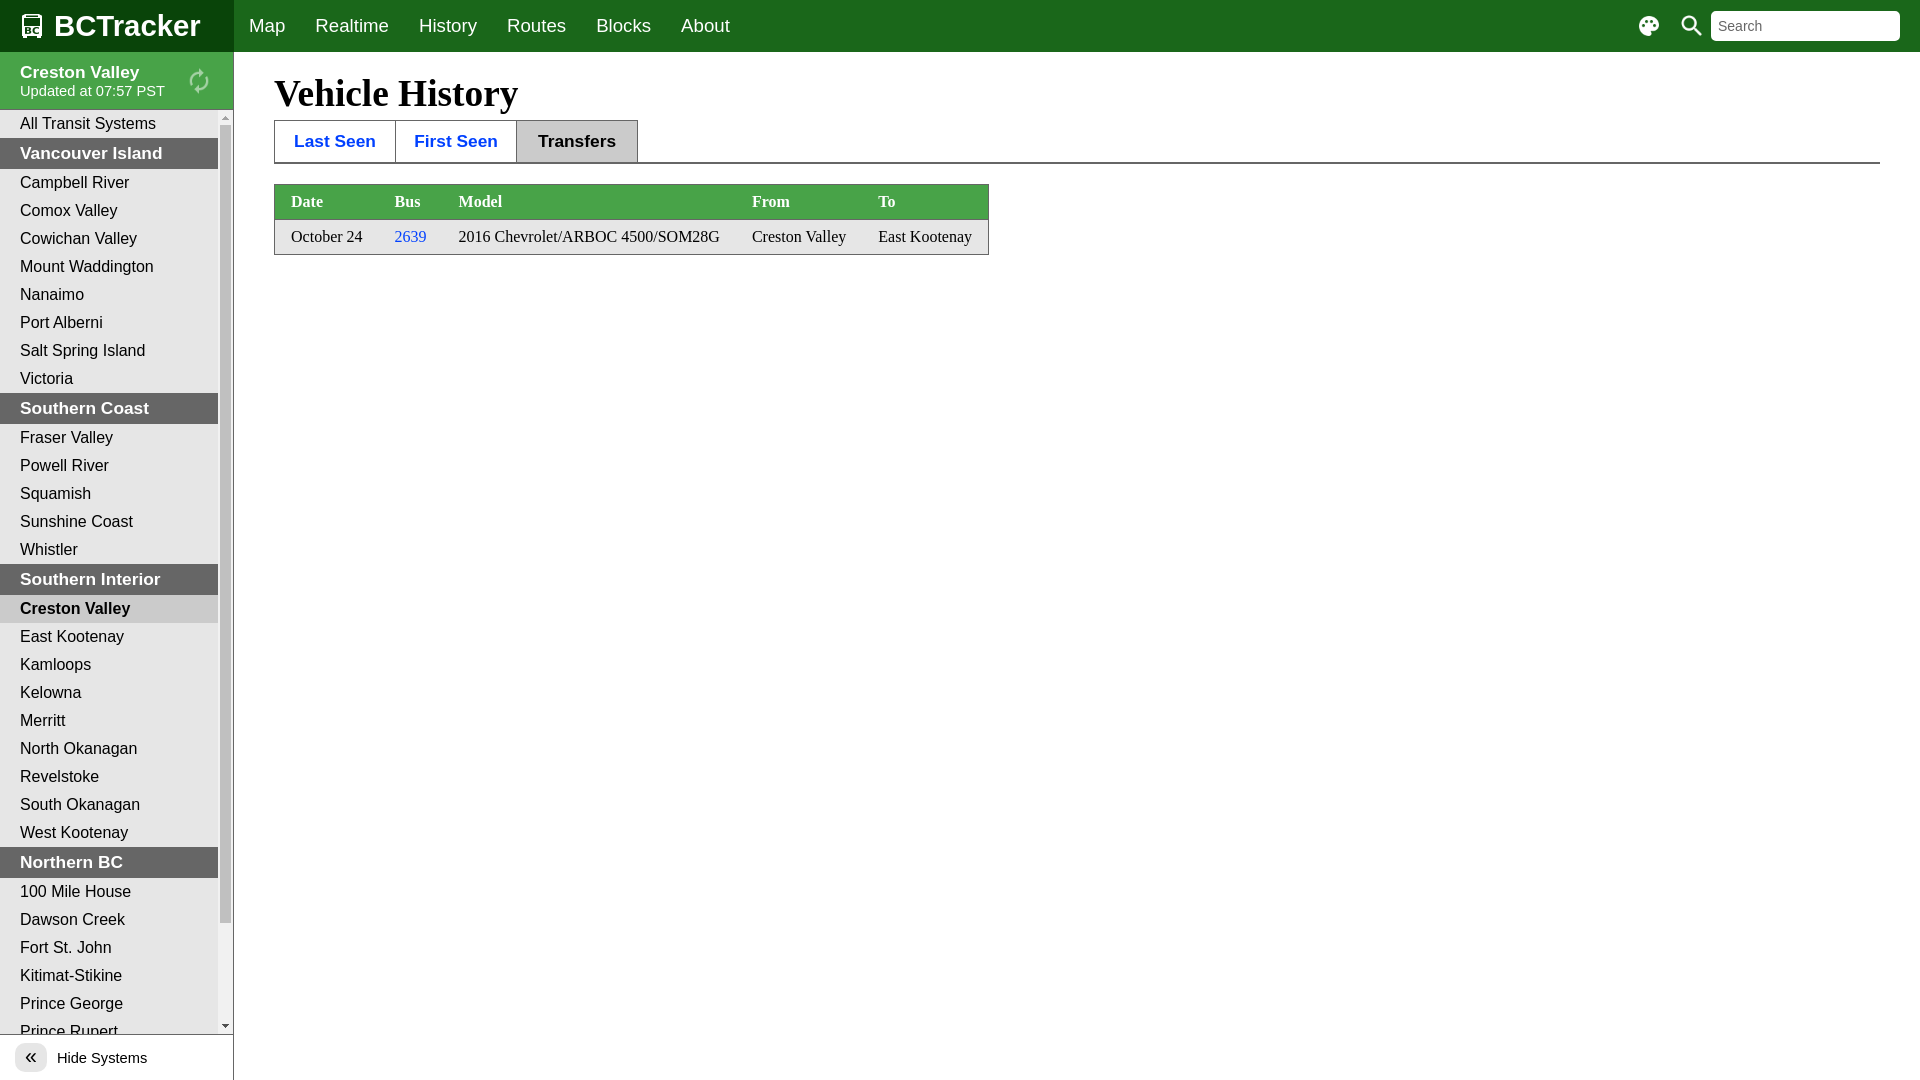  Describe the element at coordinates (0, 238) in the screenshot. I see `'Cowichan Valley'` at that location.